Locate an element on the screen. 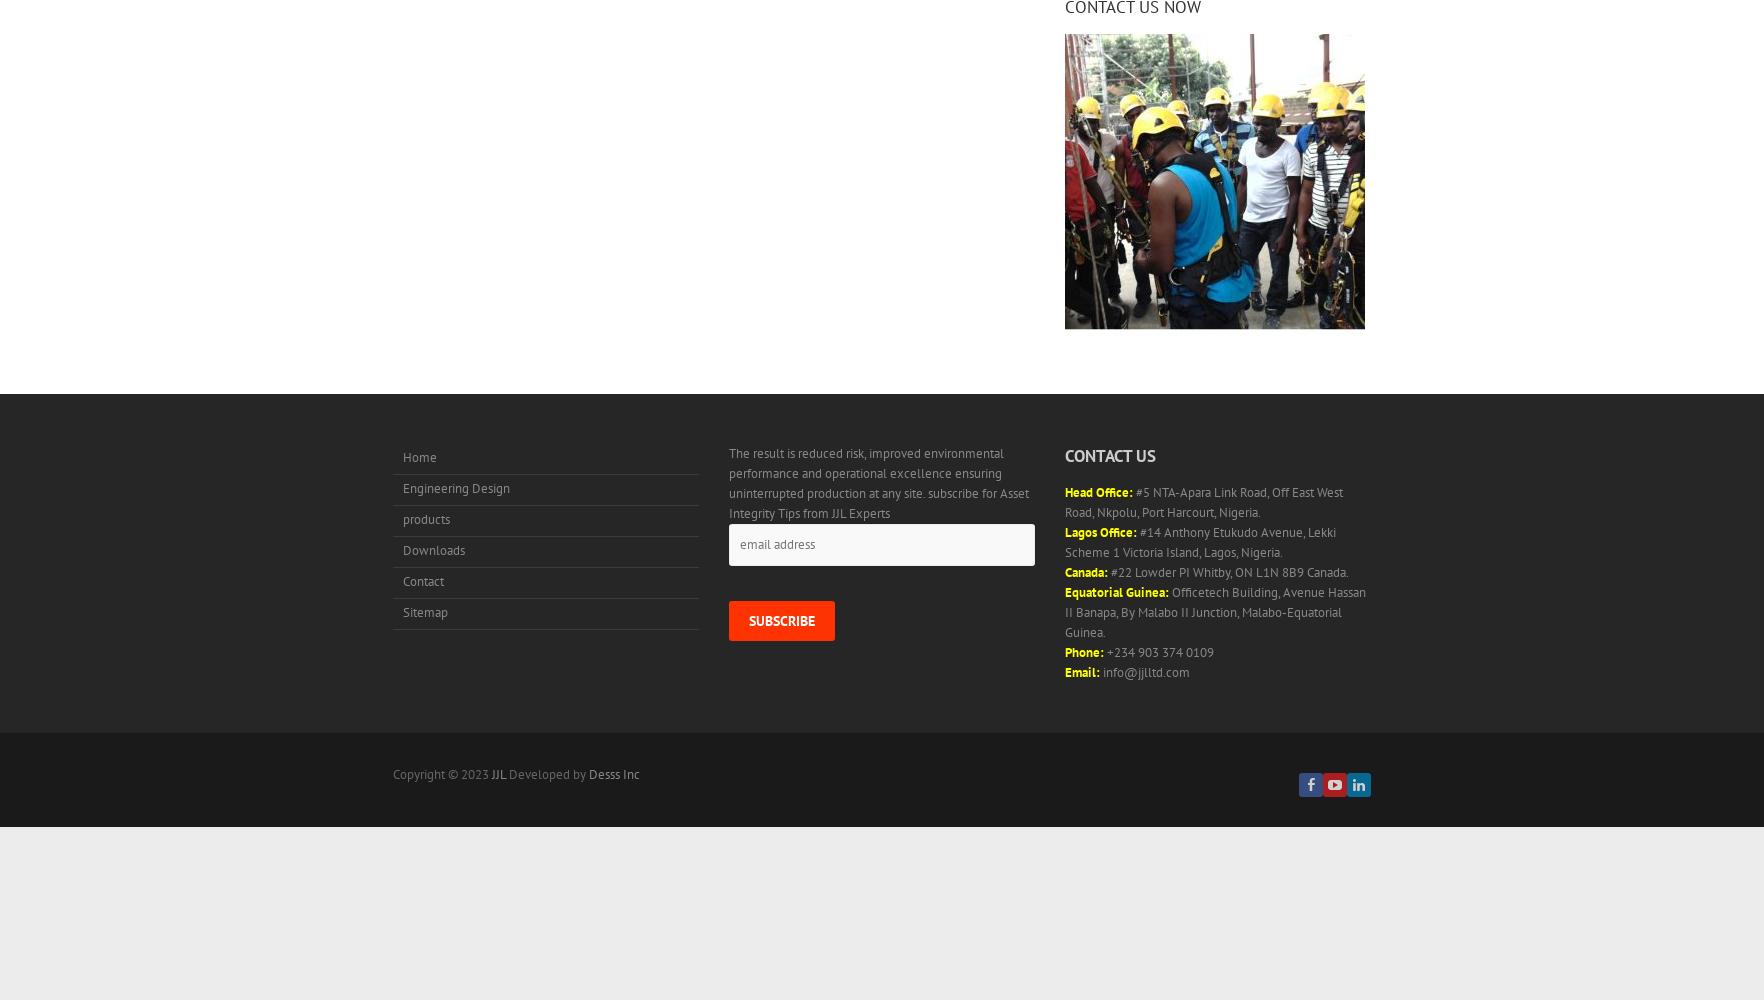  'Home' is located at coordinates (420, 456).